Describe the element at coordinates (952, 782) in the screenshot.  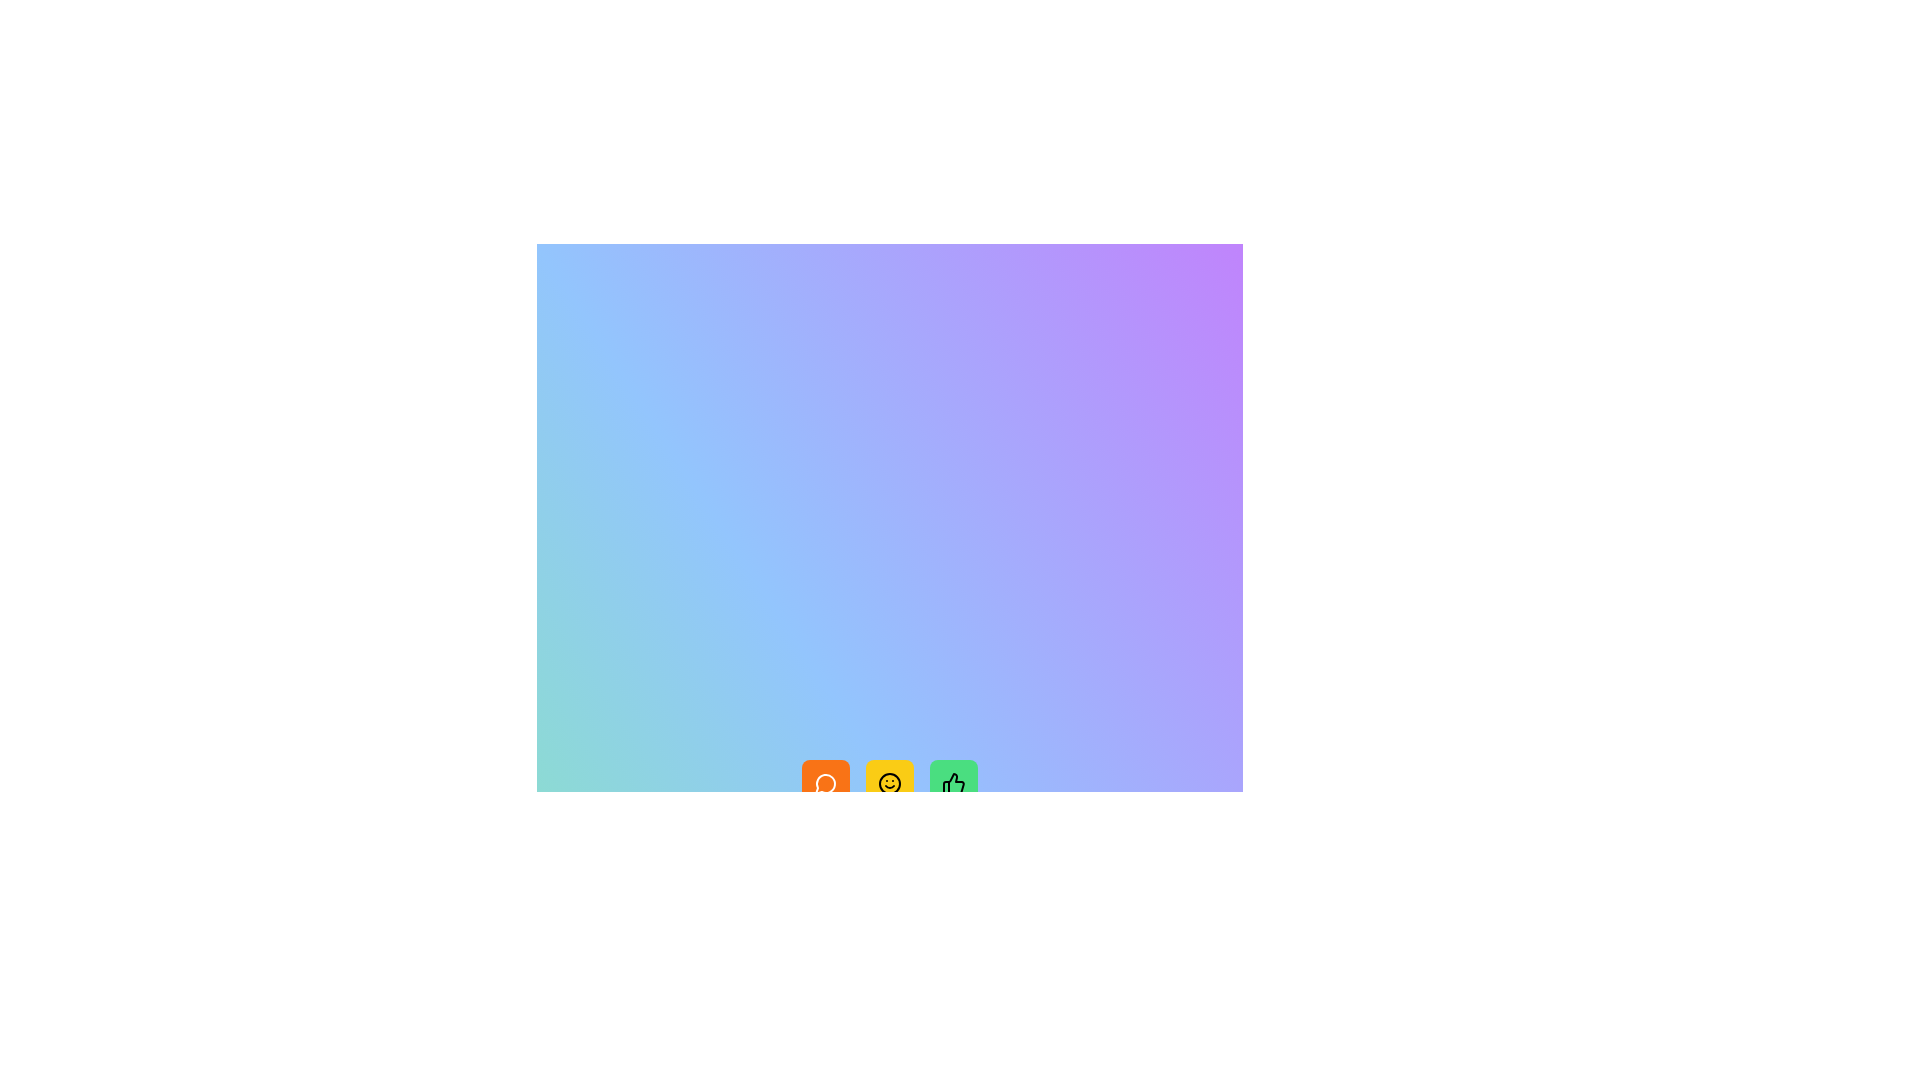
I see `thumbs-up SVG icon located at the bottom-right of the interface, which is the last item in a horizontal row of three similar buttons` at that location.